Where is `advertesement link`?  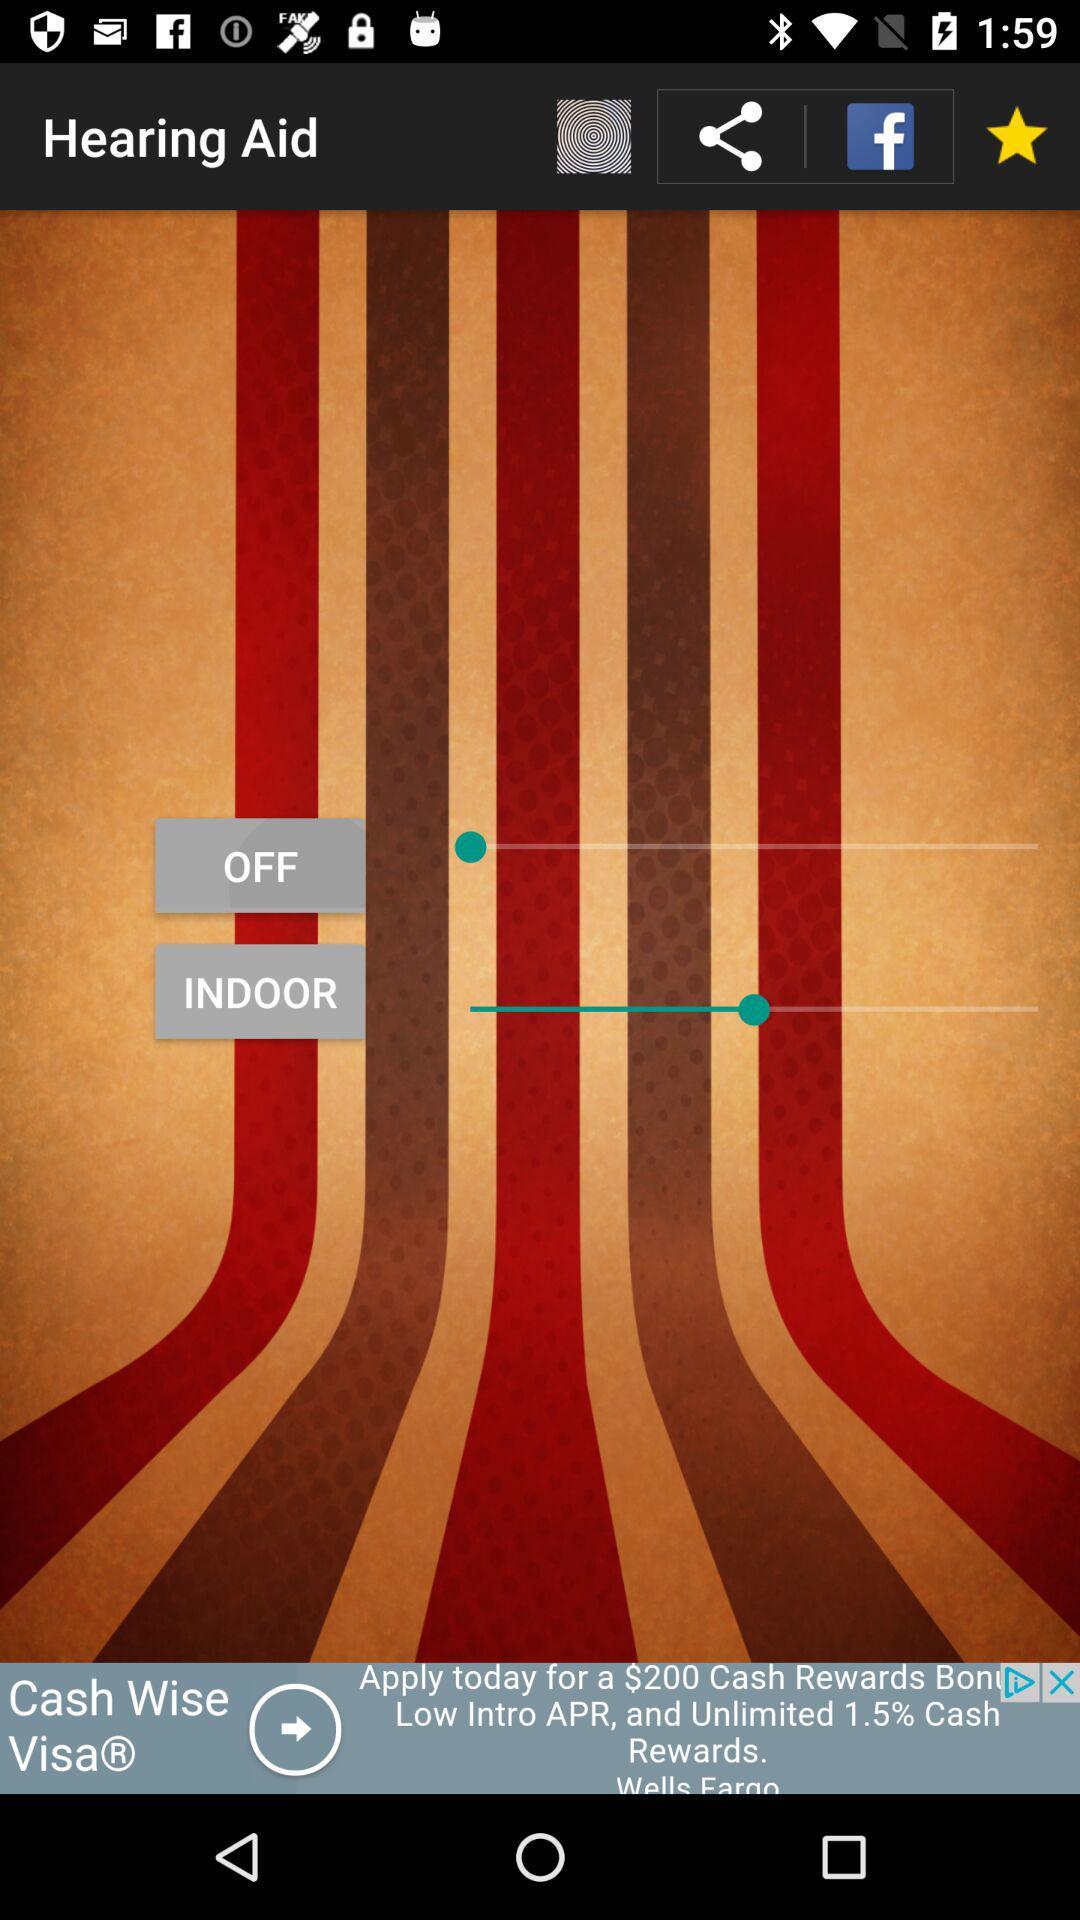 advertesement link is located at coordinates (540, 1727).